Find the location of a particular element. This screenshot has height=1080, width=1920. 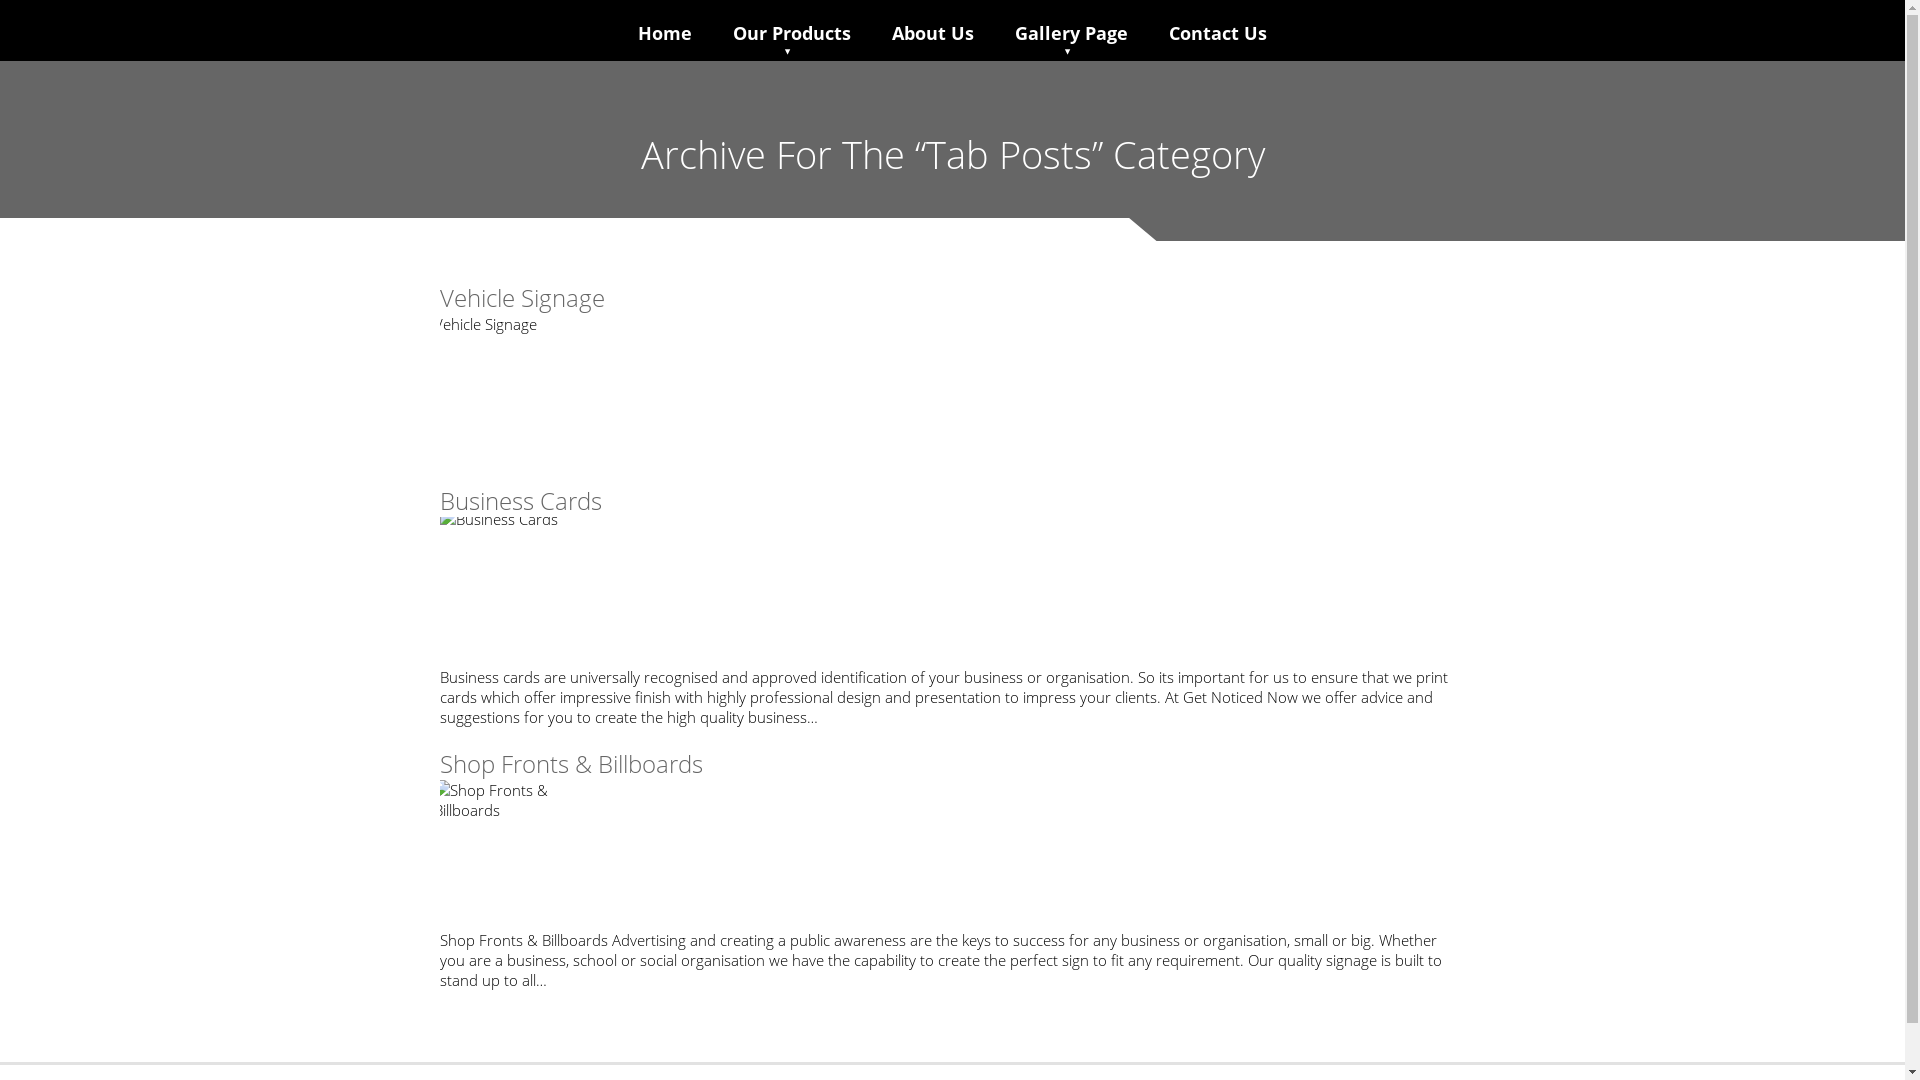

'Business Cards' is located at coordinates (439, 499).